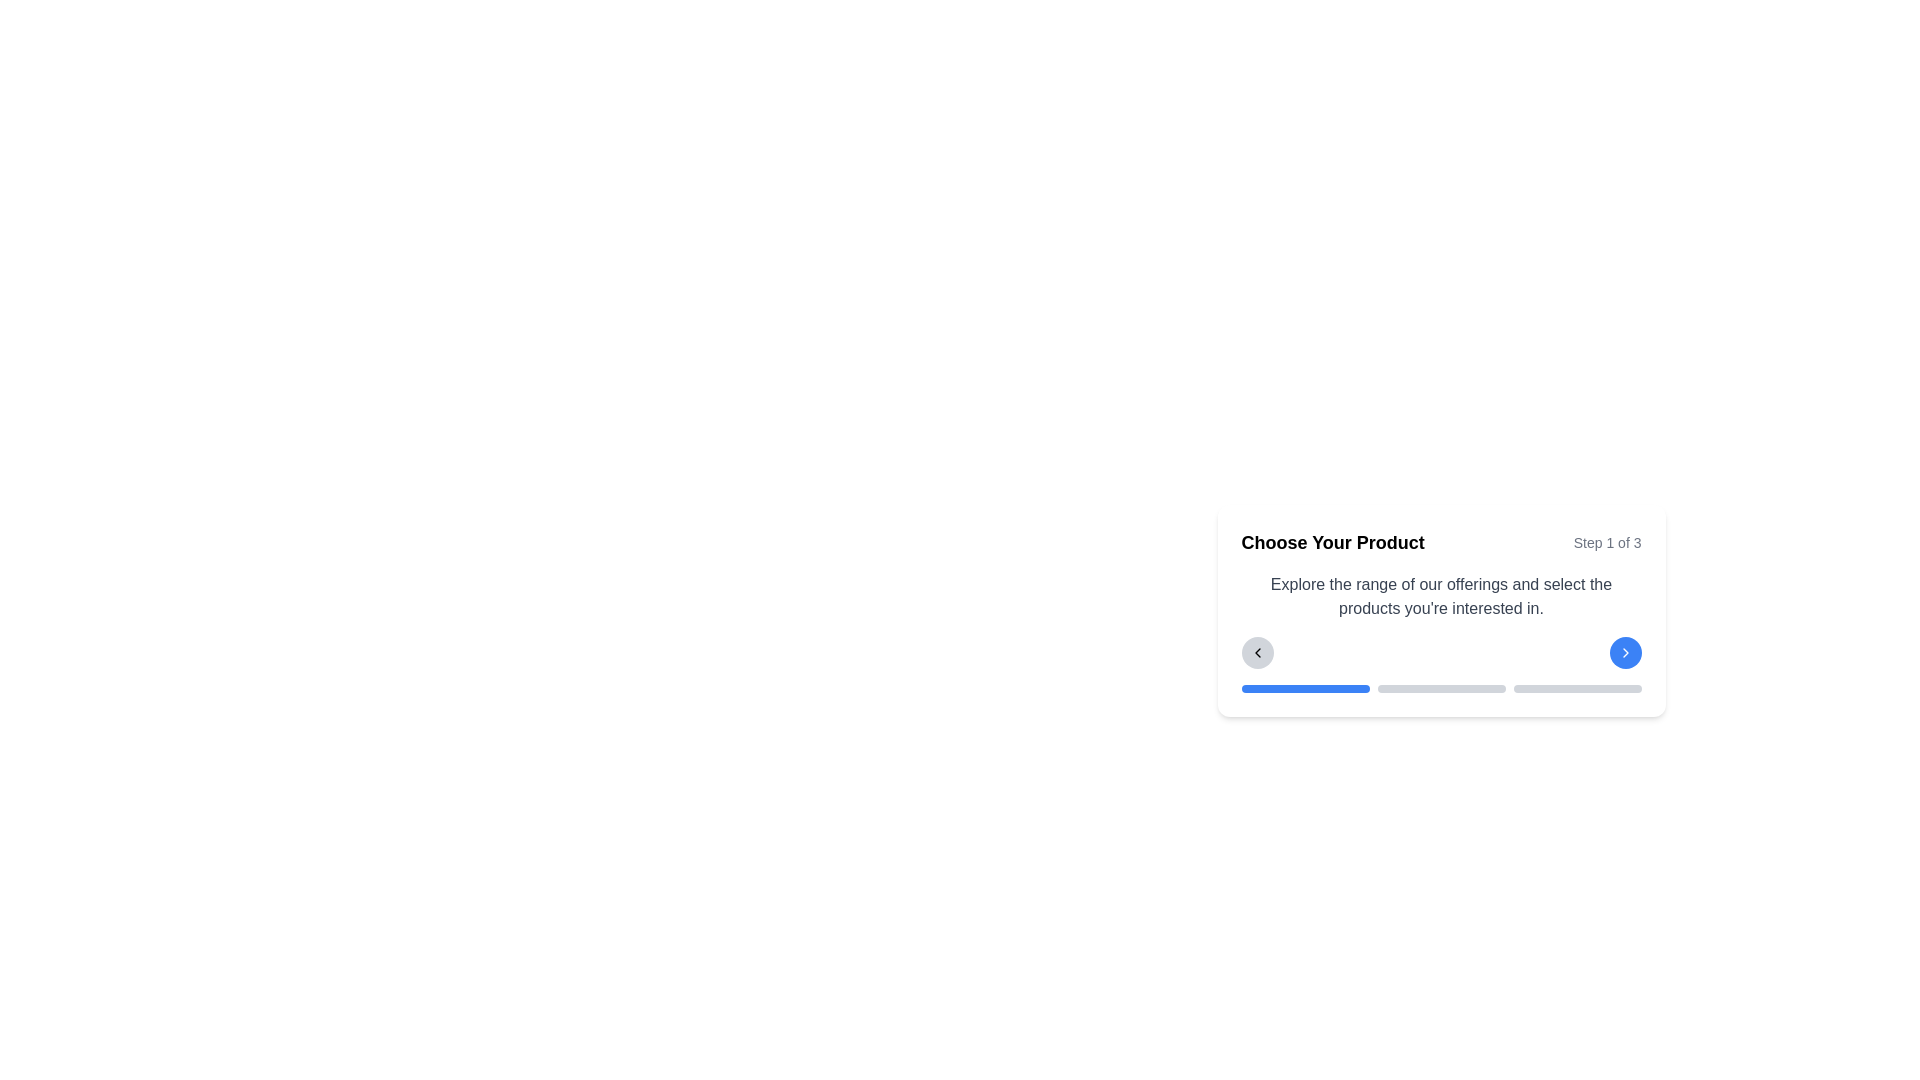 The height and width of the screenshot is (1080, 1920). Describe the element at coordinates (1441, 688) in the screenshot. I see `the Progress indicator (inactive step) located in the middle of a three-bar sequence below the 'Choose Your Product' header` at that location.